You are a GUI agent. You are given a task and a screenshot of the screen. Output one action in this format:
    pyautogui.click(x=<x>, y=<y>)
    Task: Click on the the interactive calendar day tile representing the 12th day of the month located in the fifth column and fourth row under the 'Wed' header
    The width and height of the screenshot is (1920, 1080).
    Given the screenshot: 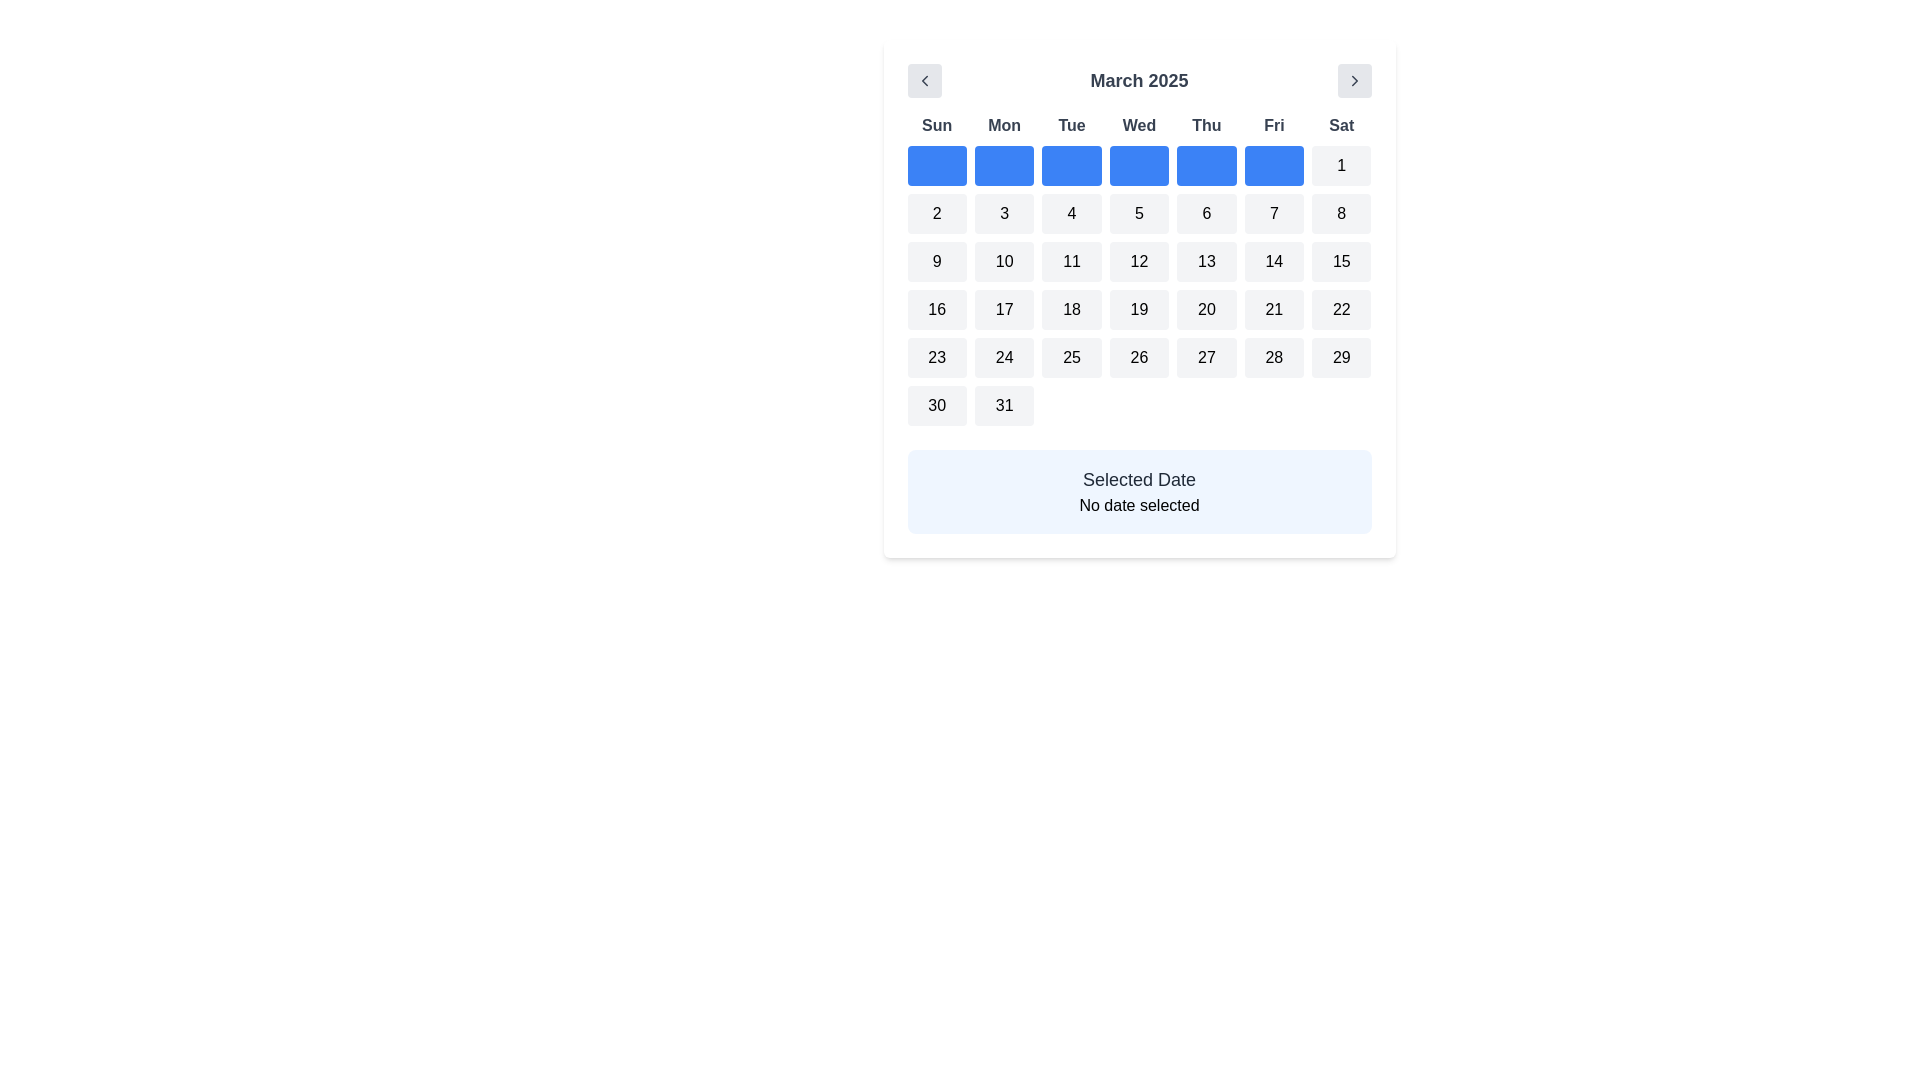 What is the action you would take?
    pyautogui.click(x=1139, y=261)
    